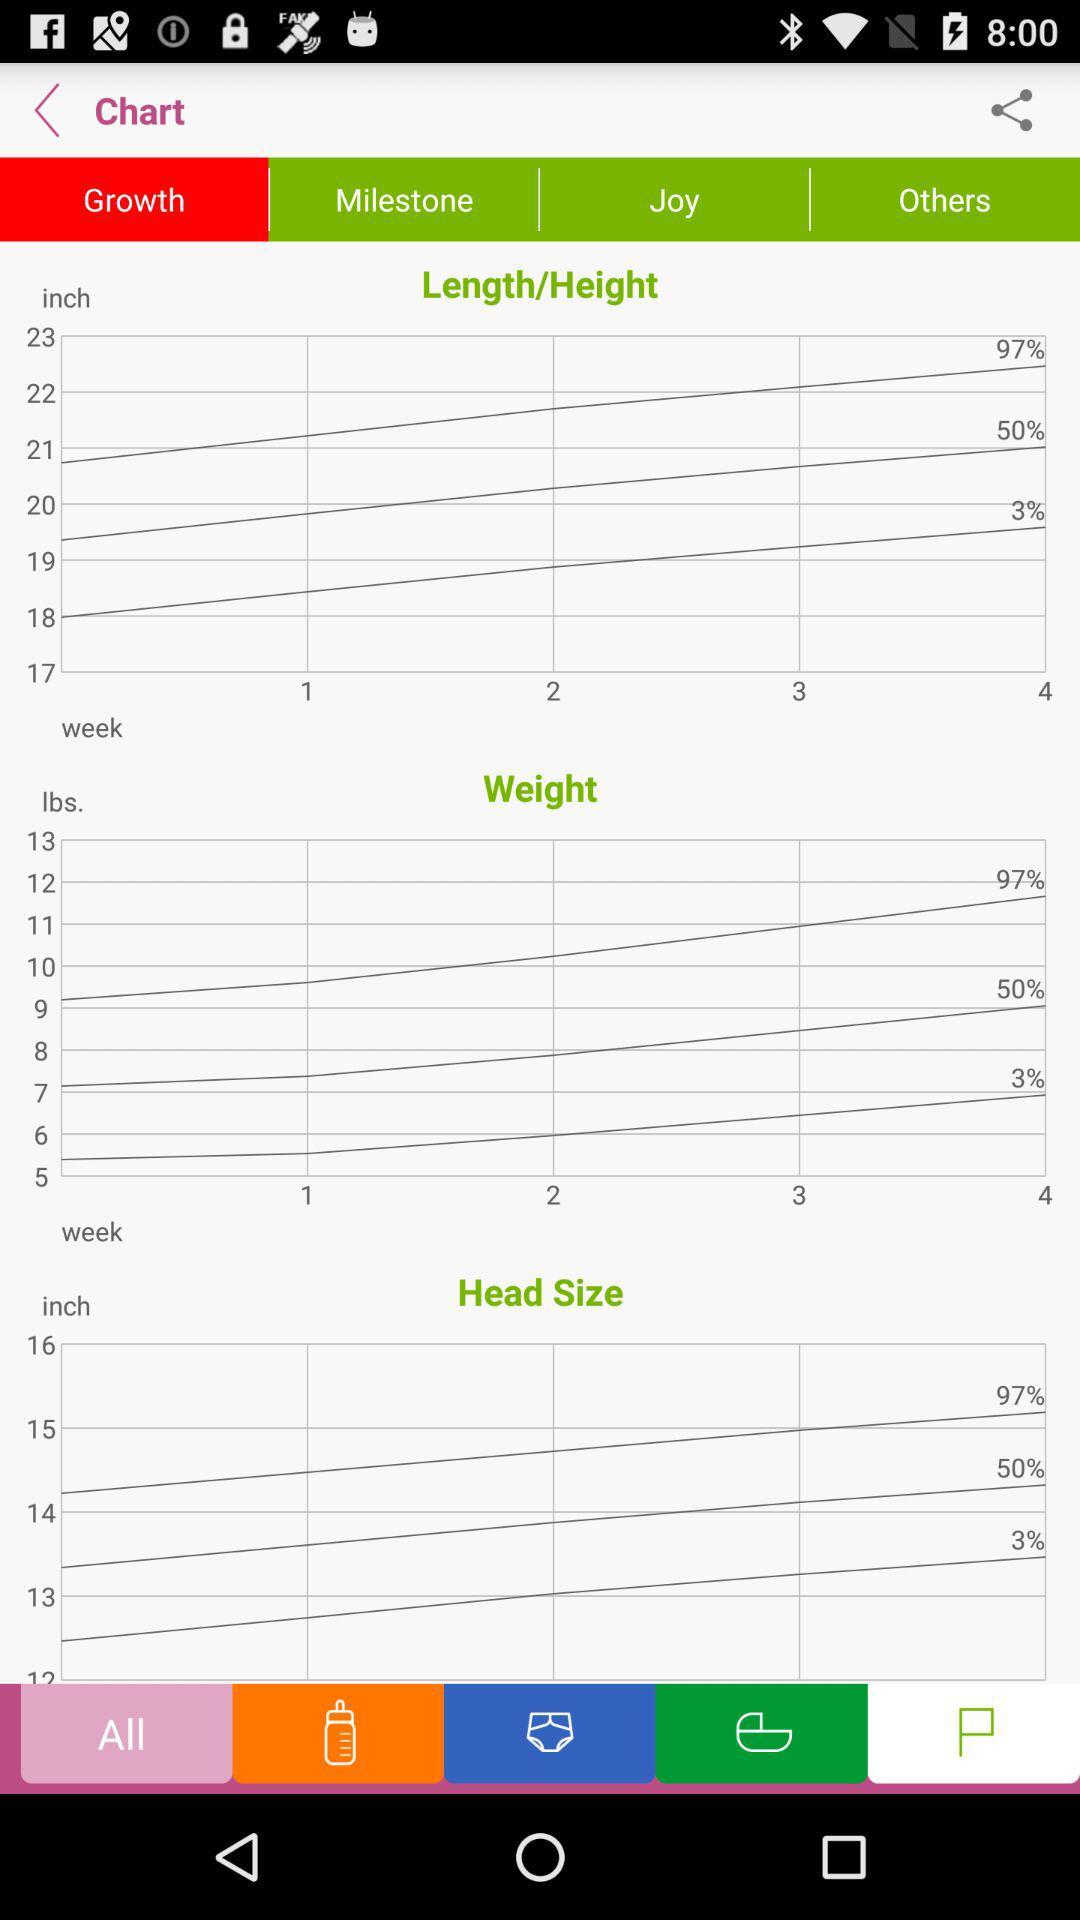 This screenshot has height=1920, width=1080. I want to click on the arrow_backward icon, so click(46, 117).